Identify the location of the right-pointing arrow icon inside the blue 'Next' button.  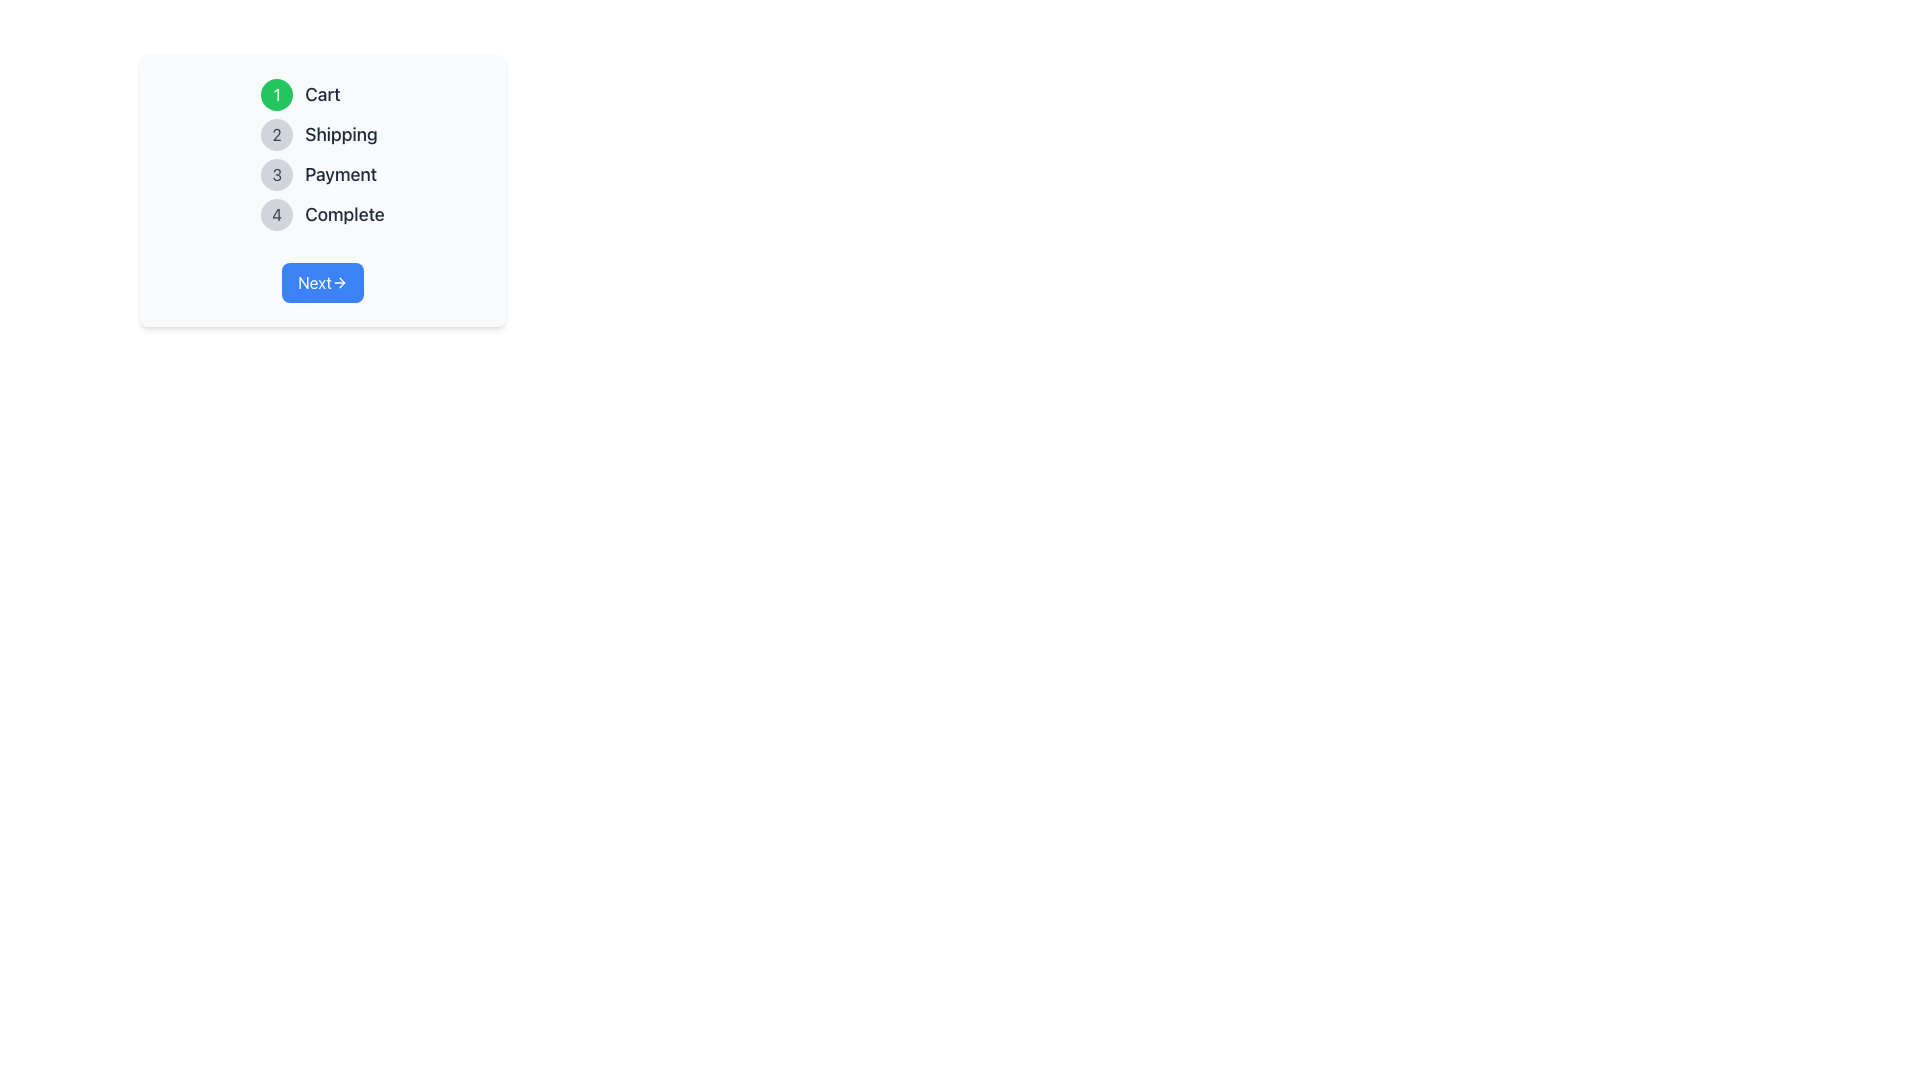
(339, 282).